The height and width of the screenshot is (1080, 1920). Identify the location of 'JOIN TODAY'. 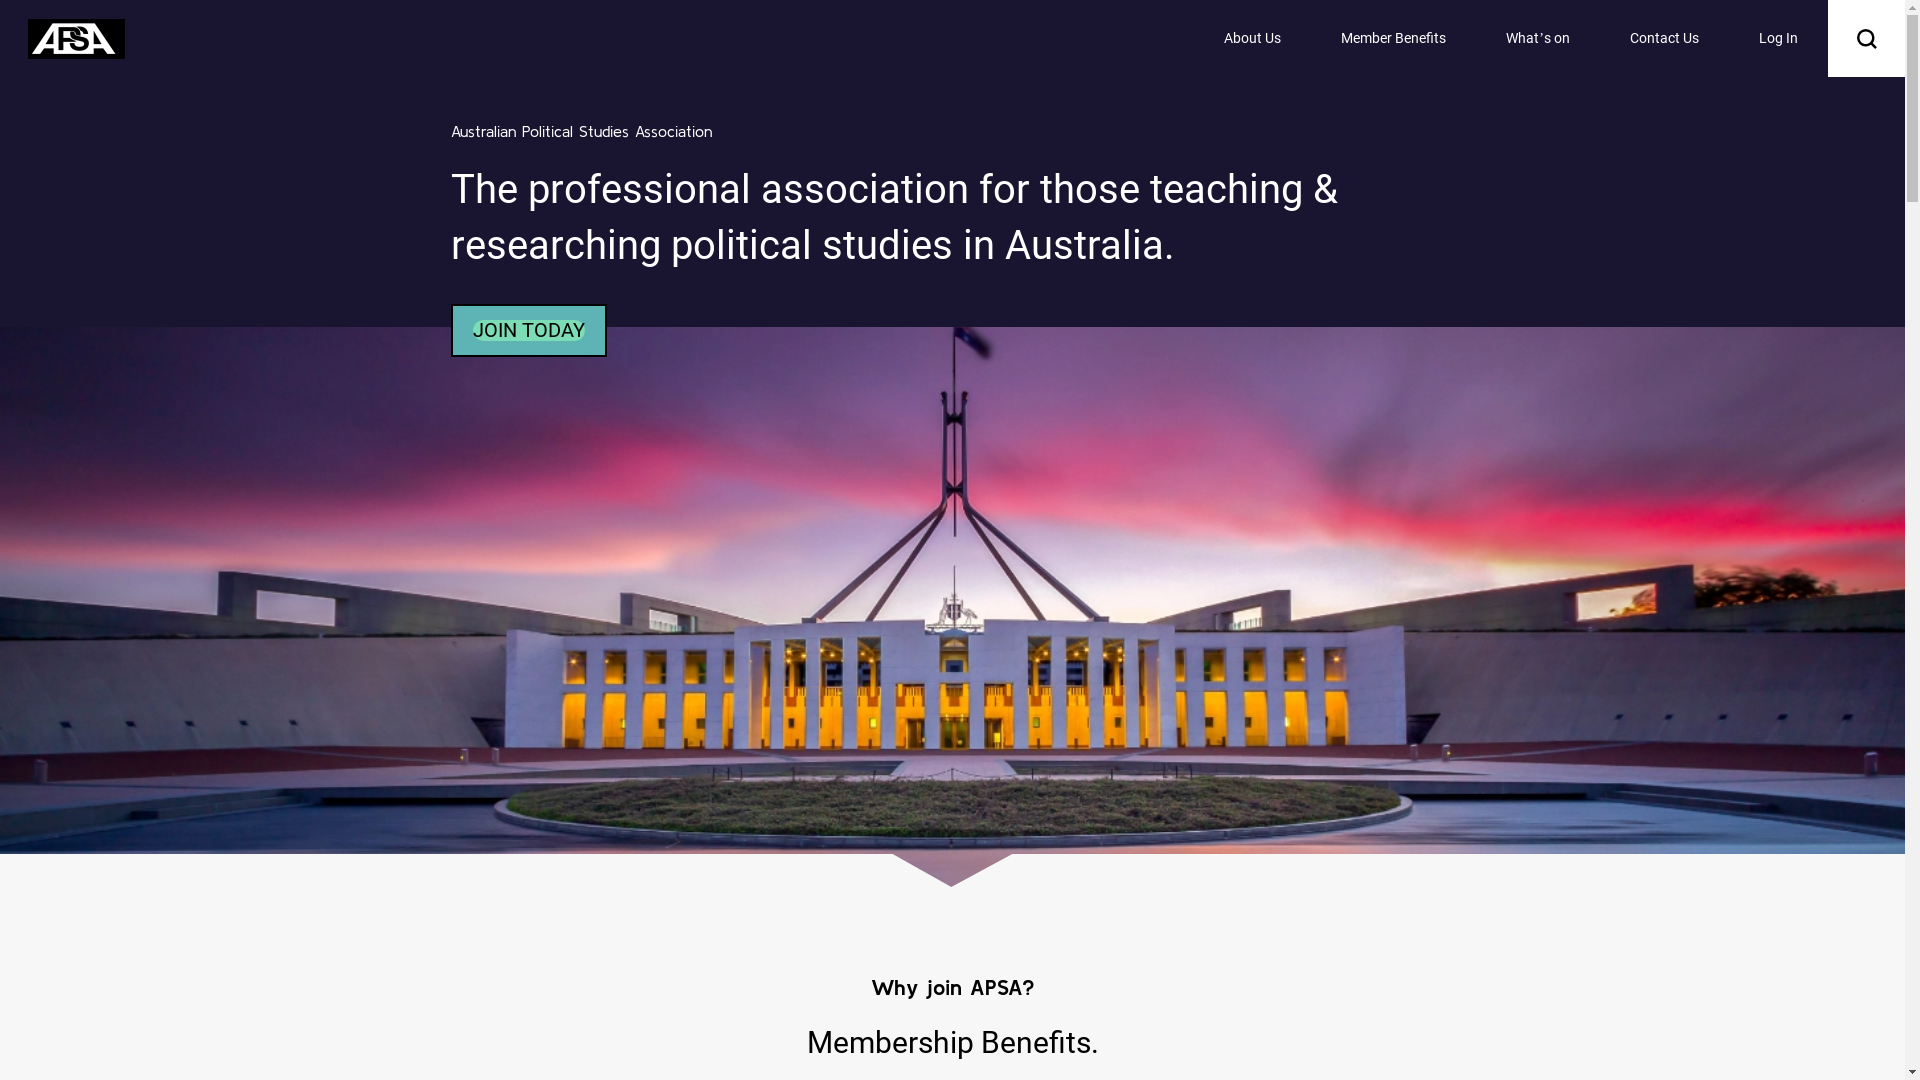
(528, 329).